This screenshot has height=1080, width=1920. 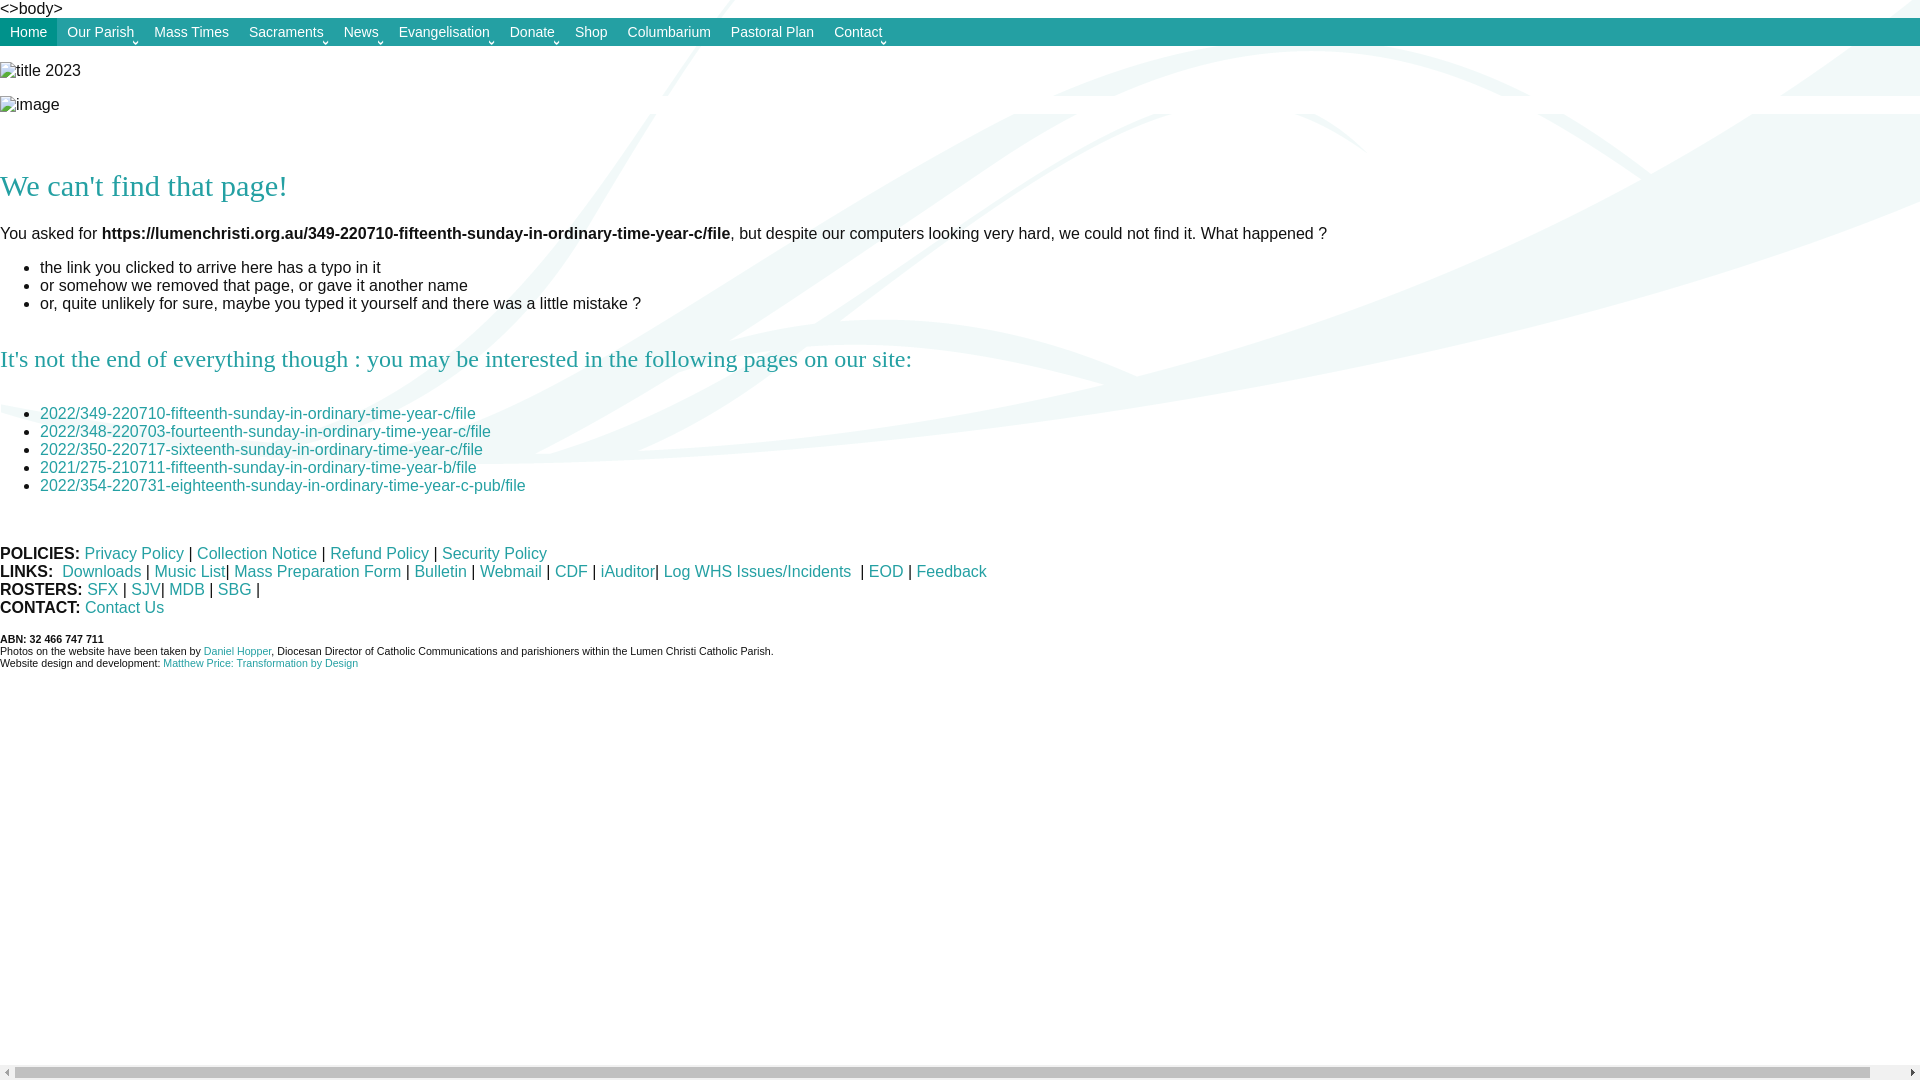 I want to click on 'MDB', so click(x=168, y=588).